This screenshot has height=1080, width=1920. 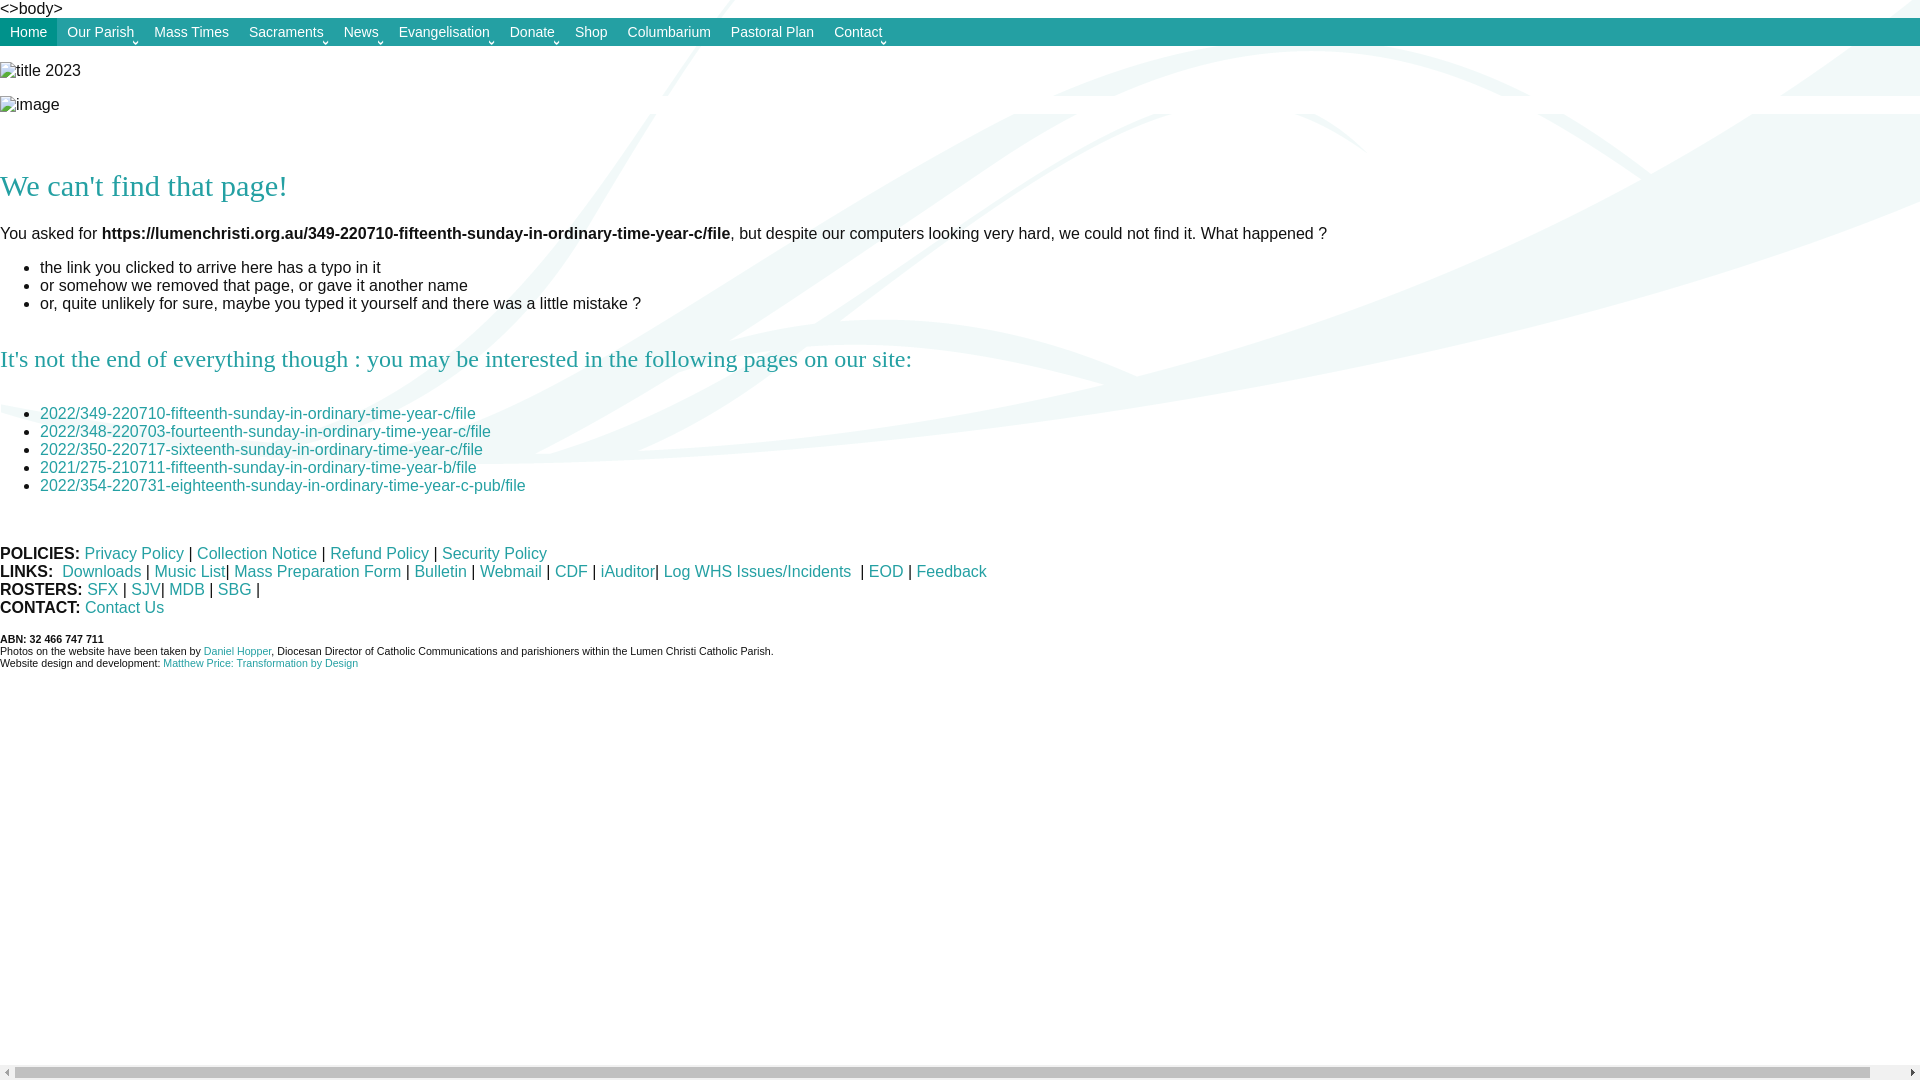 I want to click on 'MDB', so click(x=168, y=588).